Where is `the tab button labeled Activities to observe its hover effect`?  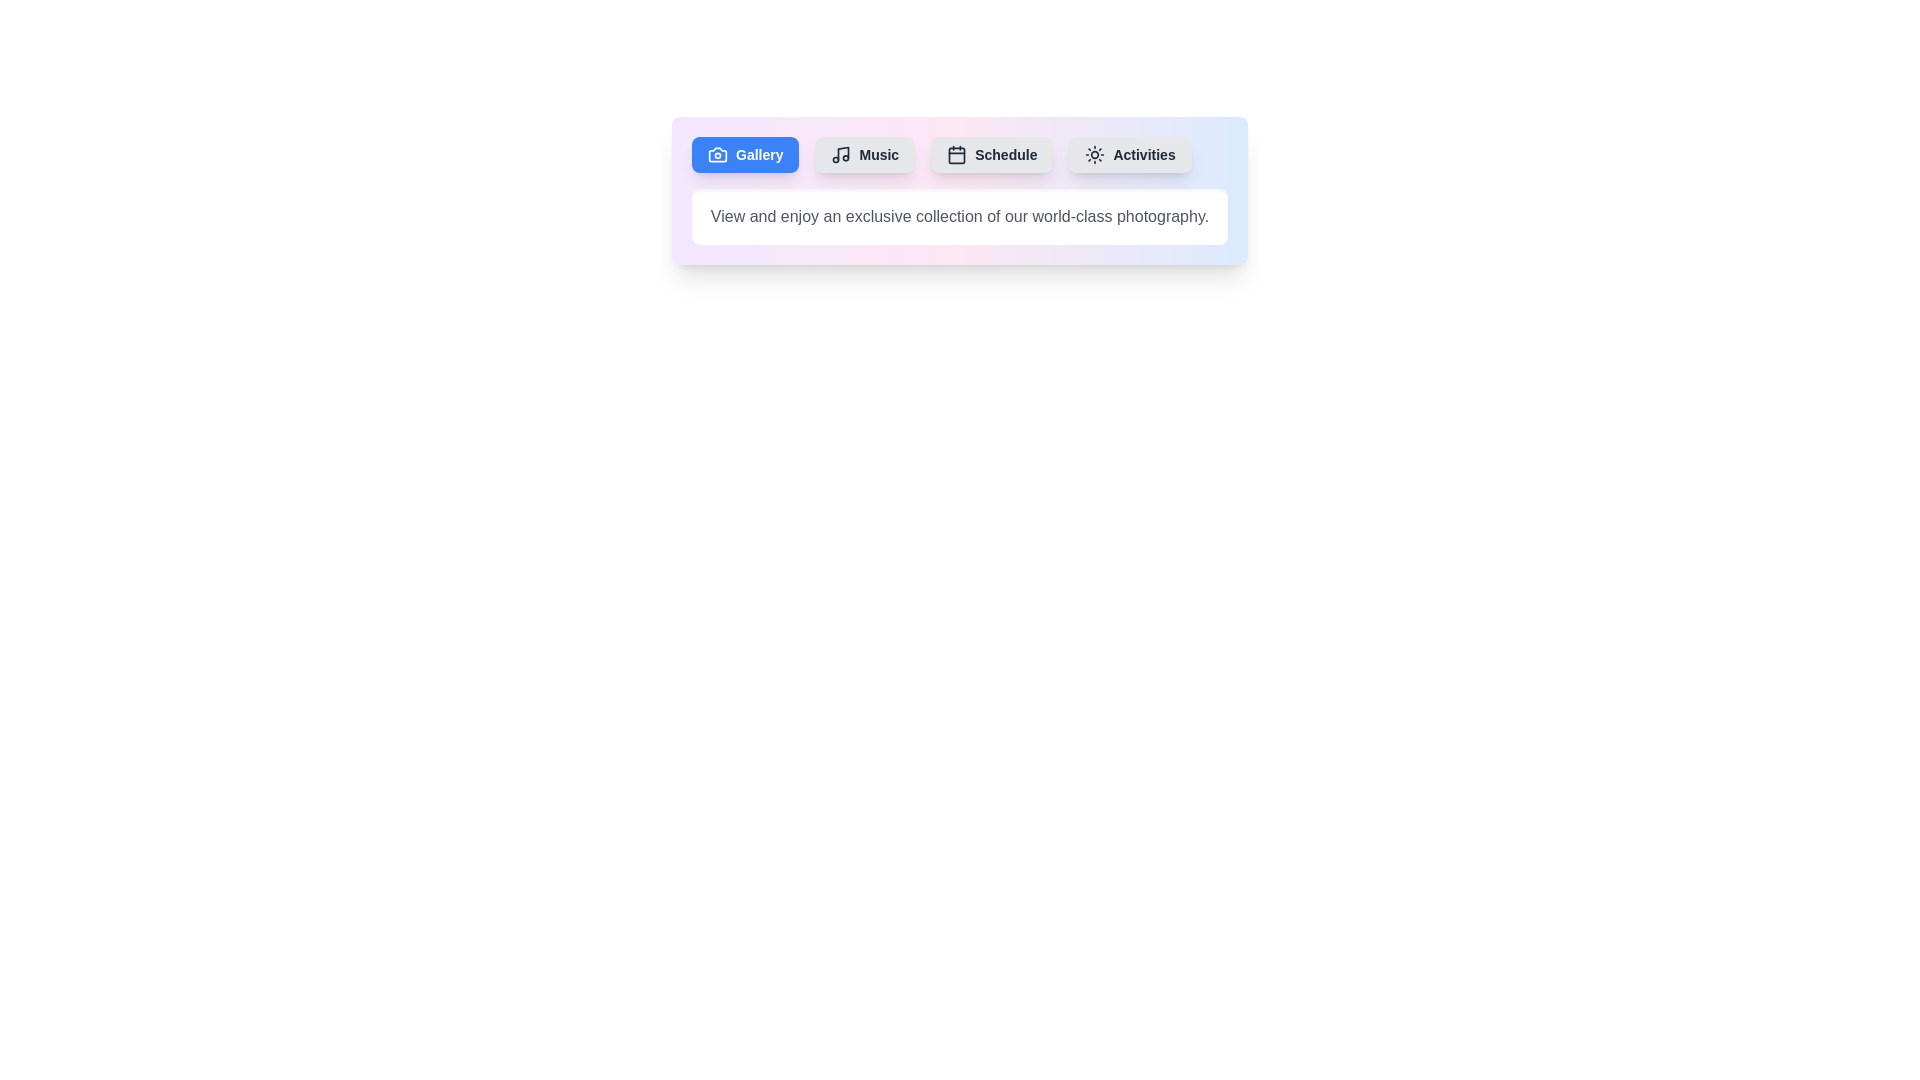
the tab button labeled Activities to observe its hover effect is located at coordinates (1130, 153).